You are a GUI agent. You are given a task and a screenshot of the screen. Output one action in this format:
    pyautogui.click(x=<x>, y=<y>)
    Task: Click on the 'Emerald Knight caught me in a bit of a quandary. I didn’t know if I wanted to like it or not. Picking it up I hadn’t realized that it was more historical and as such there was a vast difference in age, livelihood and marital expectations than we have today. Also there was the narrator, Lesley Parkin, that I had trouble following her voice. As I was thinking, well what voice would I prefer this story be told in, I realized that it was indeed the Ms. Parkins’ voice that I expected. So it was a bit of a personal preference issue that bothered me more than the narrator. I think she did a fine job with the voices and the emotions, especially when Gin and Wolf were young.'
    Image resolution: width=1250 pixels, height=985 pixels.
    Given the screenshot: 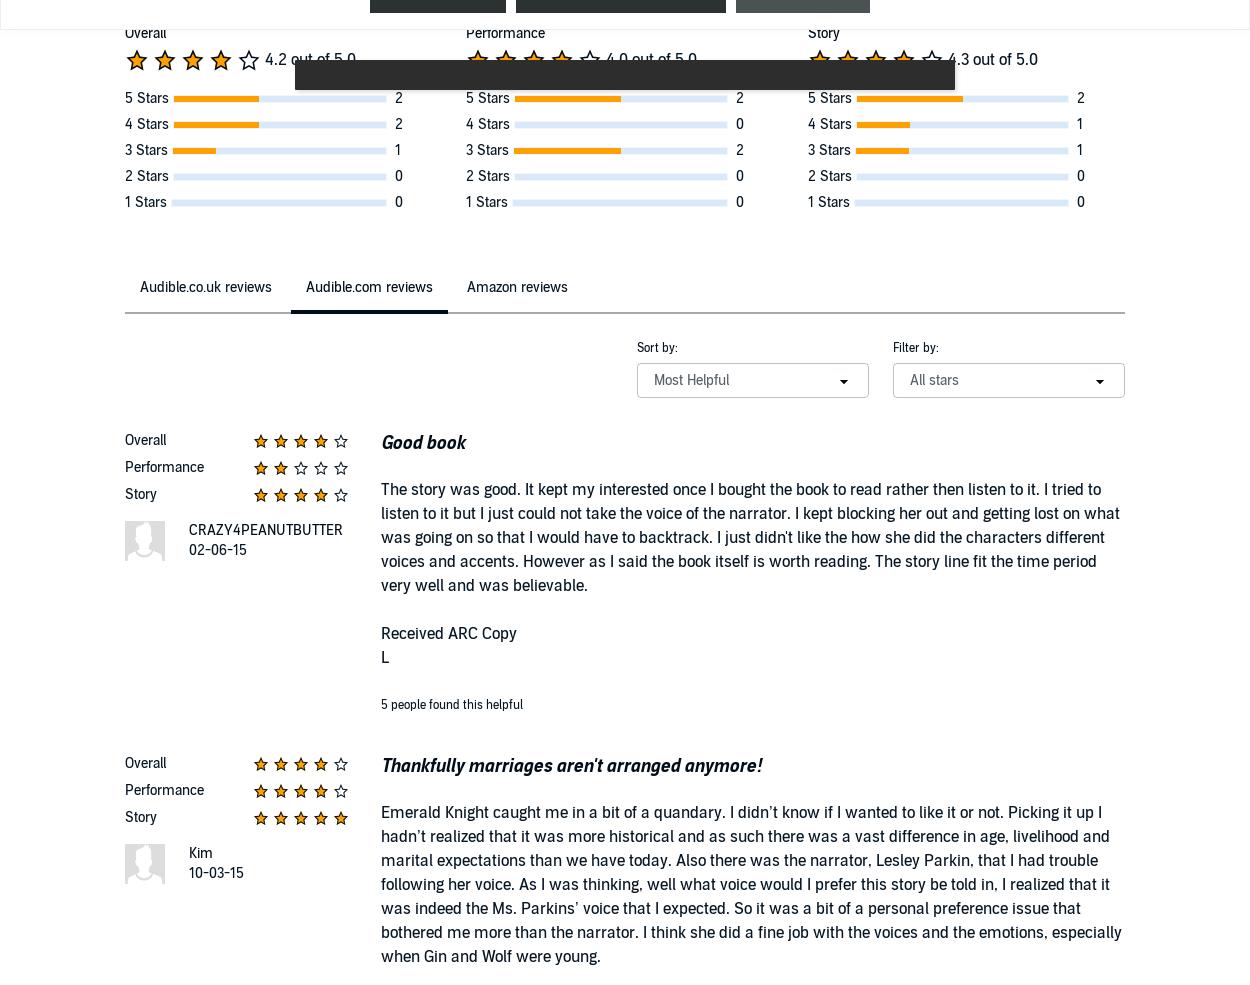 What is the action you would take?
    pyautogui.click(x=751, y=884)
    